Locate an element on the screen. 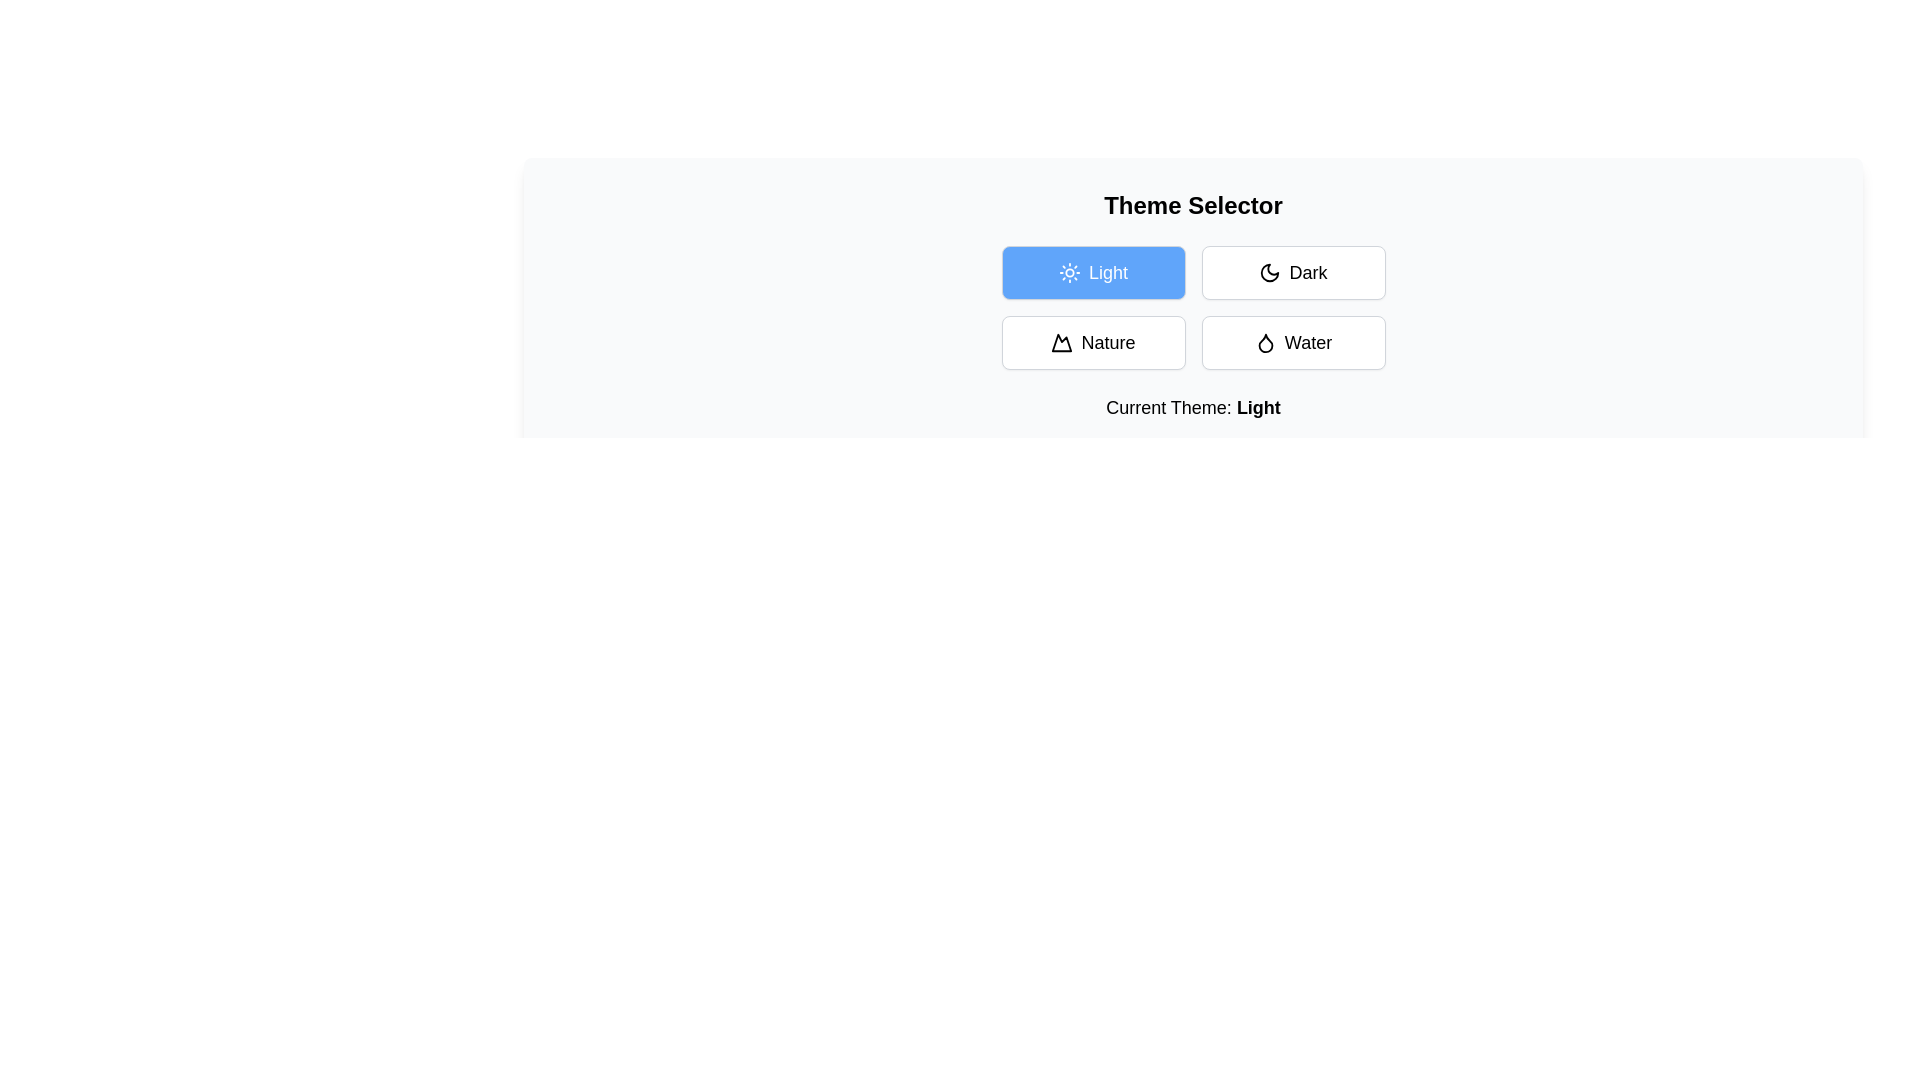 This screenshot has height=1080, width=1920. the top-right button labeled 'Dark' with a moon icon is located at coordinates (1293, 273).